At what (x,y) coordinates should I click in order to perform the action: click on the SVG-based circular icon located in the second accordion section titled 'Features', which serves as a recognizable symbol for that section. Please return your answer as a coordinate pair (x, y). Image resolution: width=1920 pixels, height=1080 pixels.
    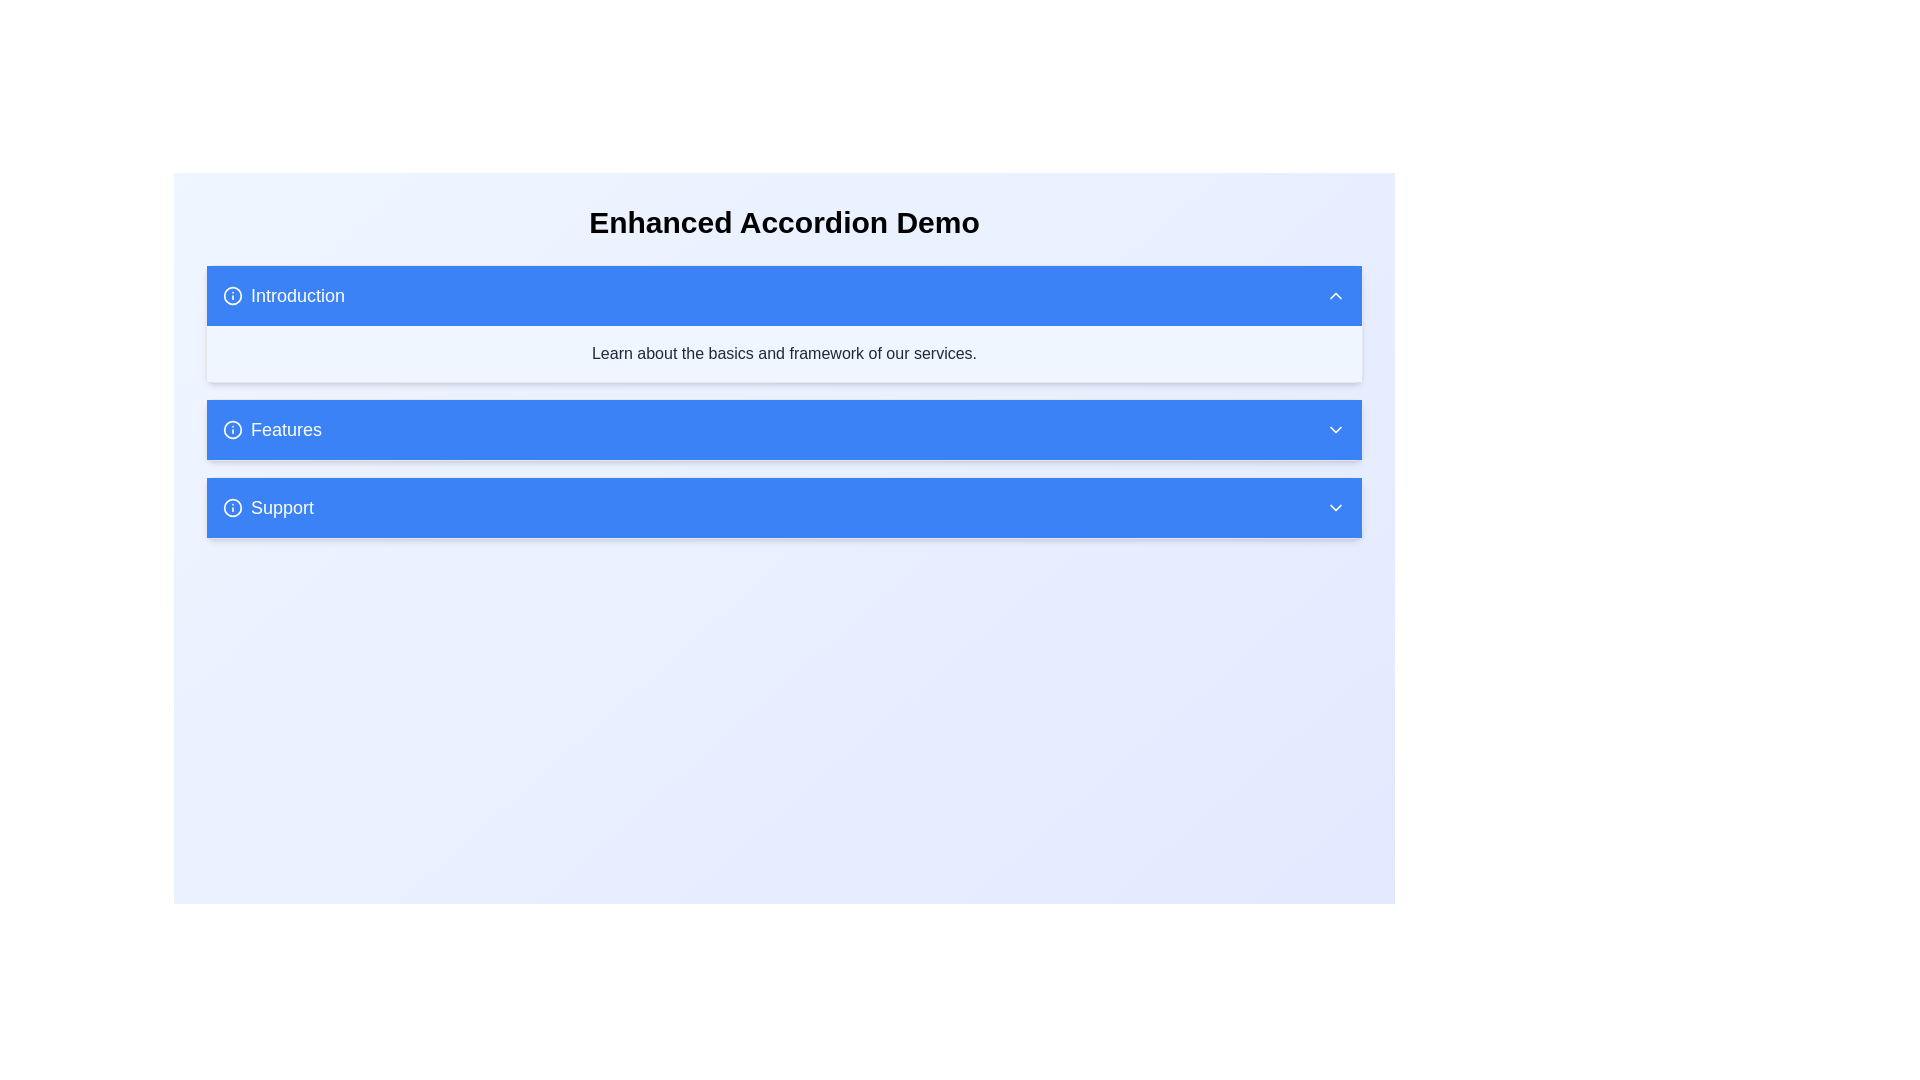
    Looking at the image, I should click on (233, 428).